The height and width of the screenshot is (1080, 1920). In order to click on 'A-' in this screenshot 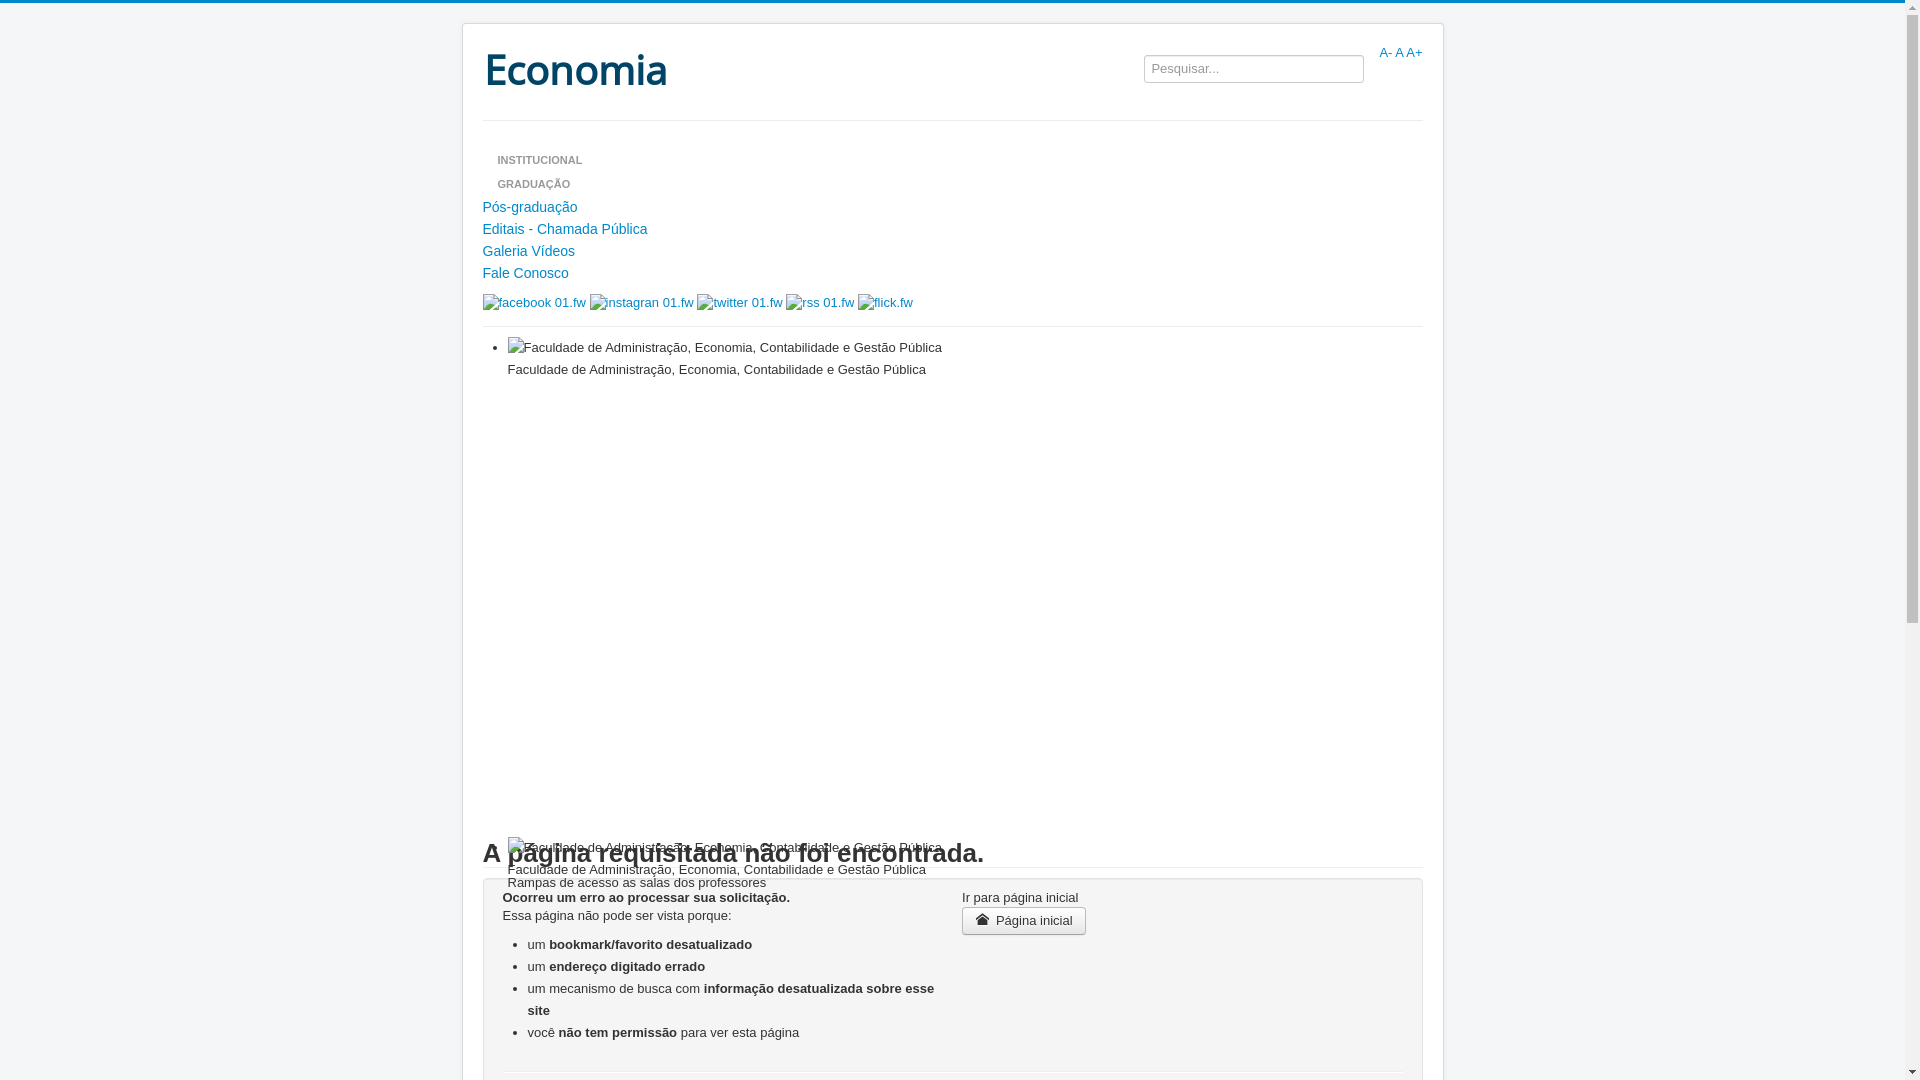, I will do `click(1384, 51)`.